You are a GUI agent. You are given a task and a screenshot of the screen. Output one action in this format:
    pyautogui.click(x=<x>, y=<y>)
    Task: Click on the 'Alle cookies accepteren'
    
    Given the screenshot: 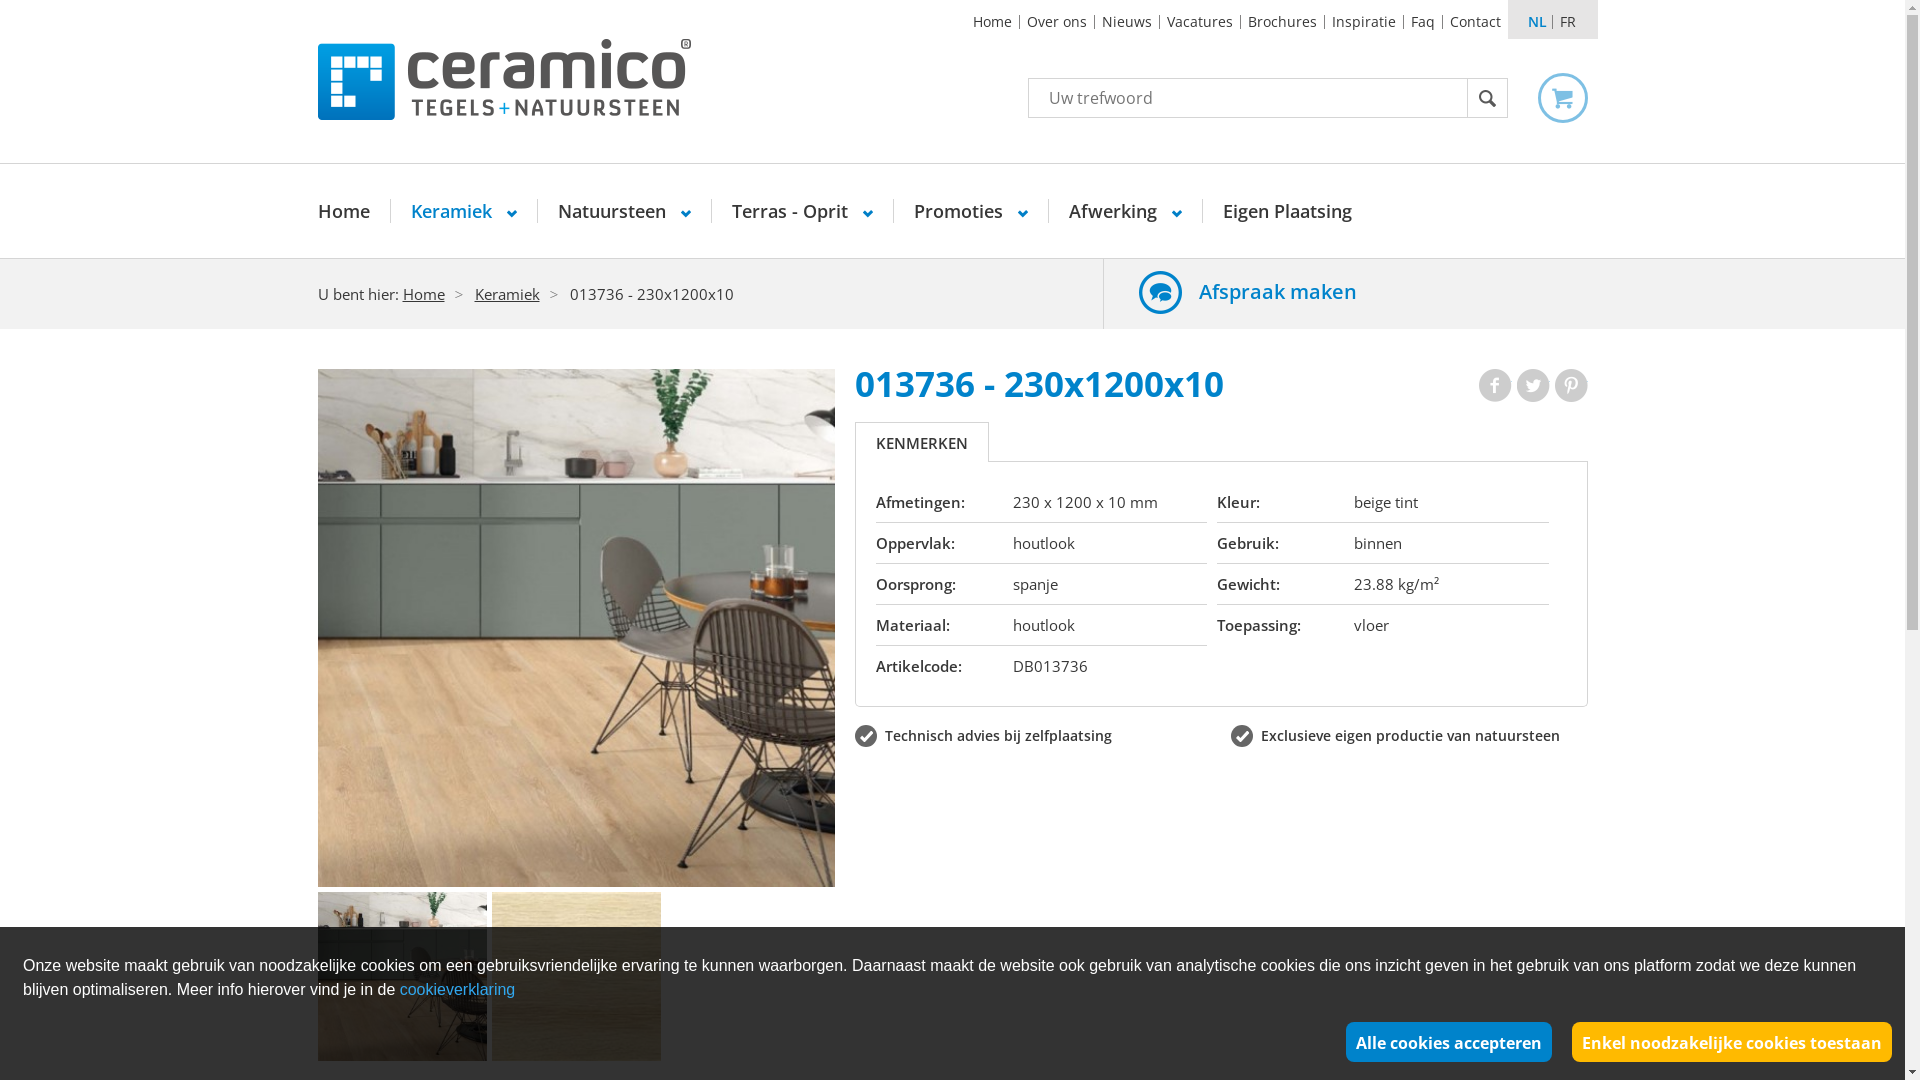 What is the action you would take?
    pyautogui.click(x=1449, y=1040)
    